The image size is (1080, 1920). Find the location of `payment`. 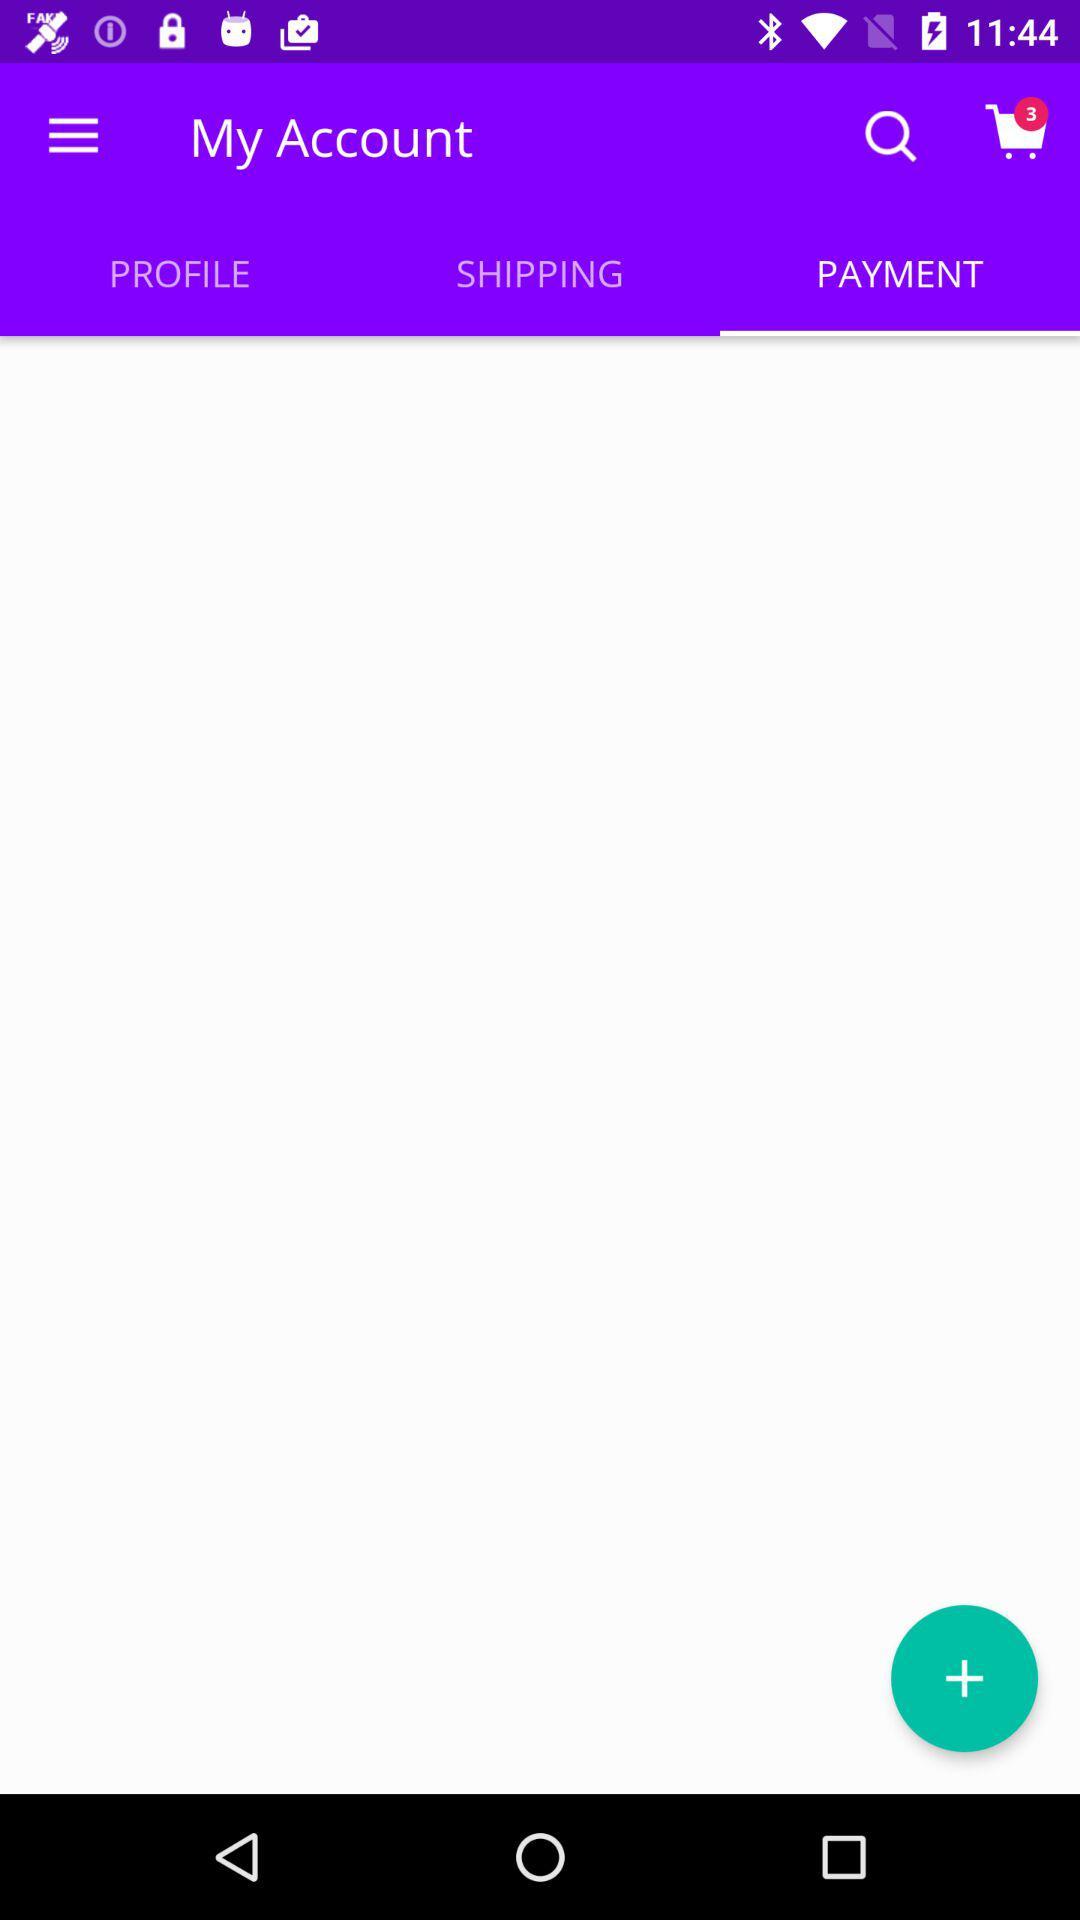

payment is located at coordinates (963, 1678).